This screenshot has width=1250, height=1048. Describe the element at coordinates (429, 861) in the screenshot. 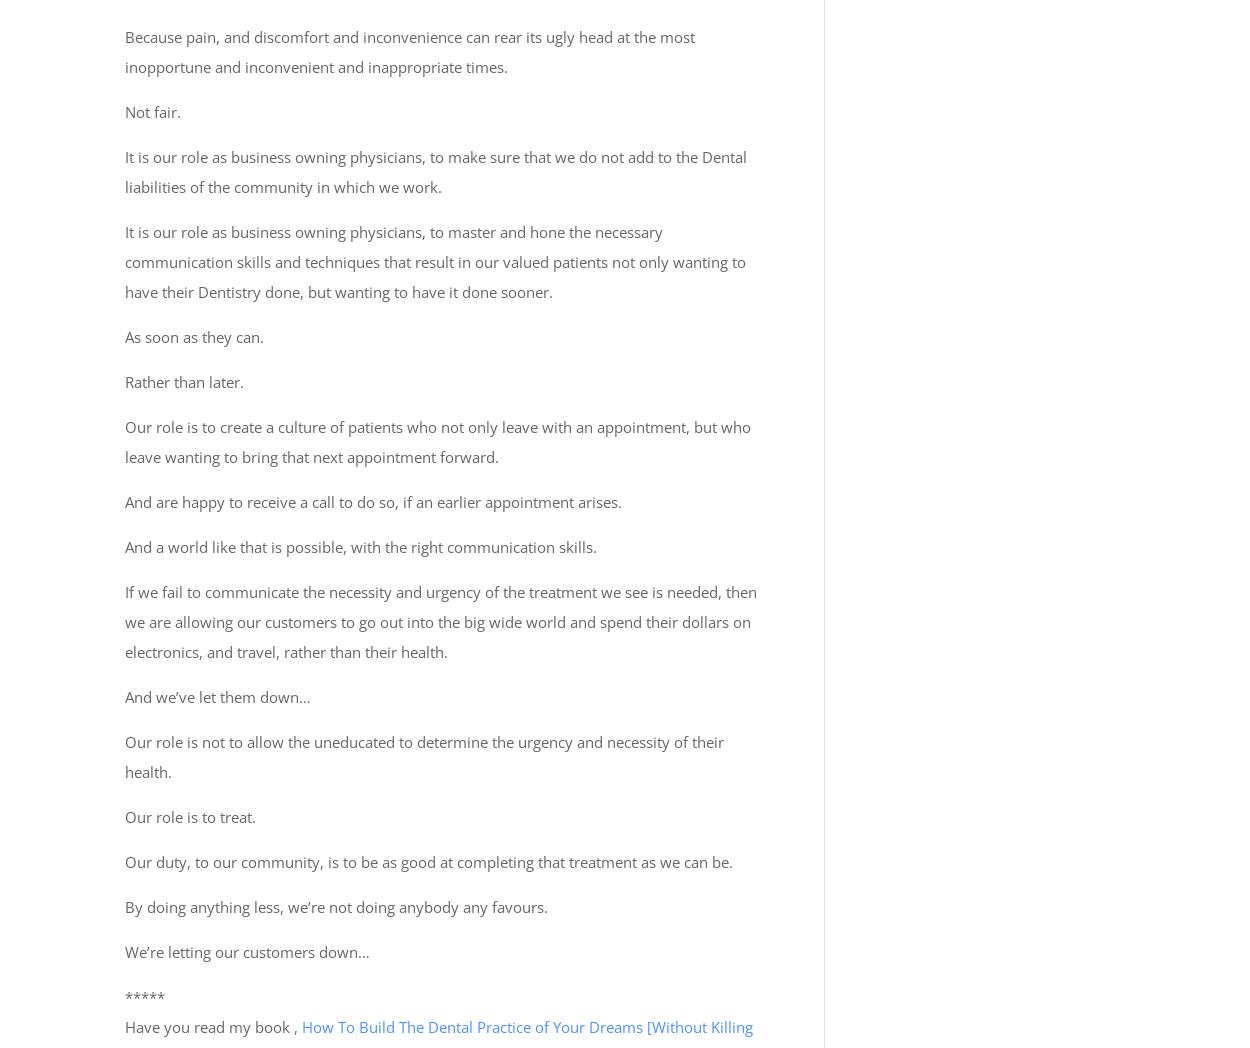

I see `'Our duty, to our community, is to be as good at completing that treatment as we can be.'` at that location.